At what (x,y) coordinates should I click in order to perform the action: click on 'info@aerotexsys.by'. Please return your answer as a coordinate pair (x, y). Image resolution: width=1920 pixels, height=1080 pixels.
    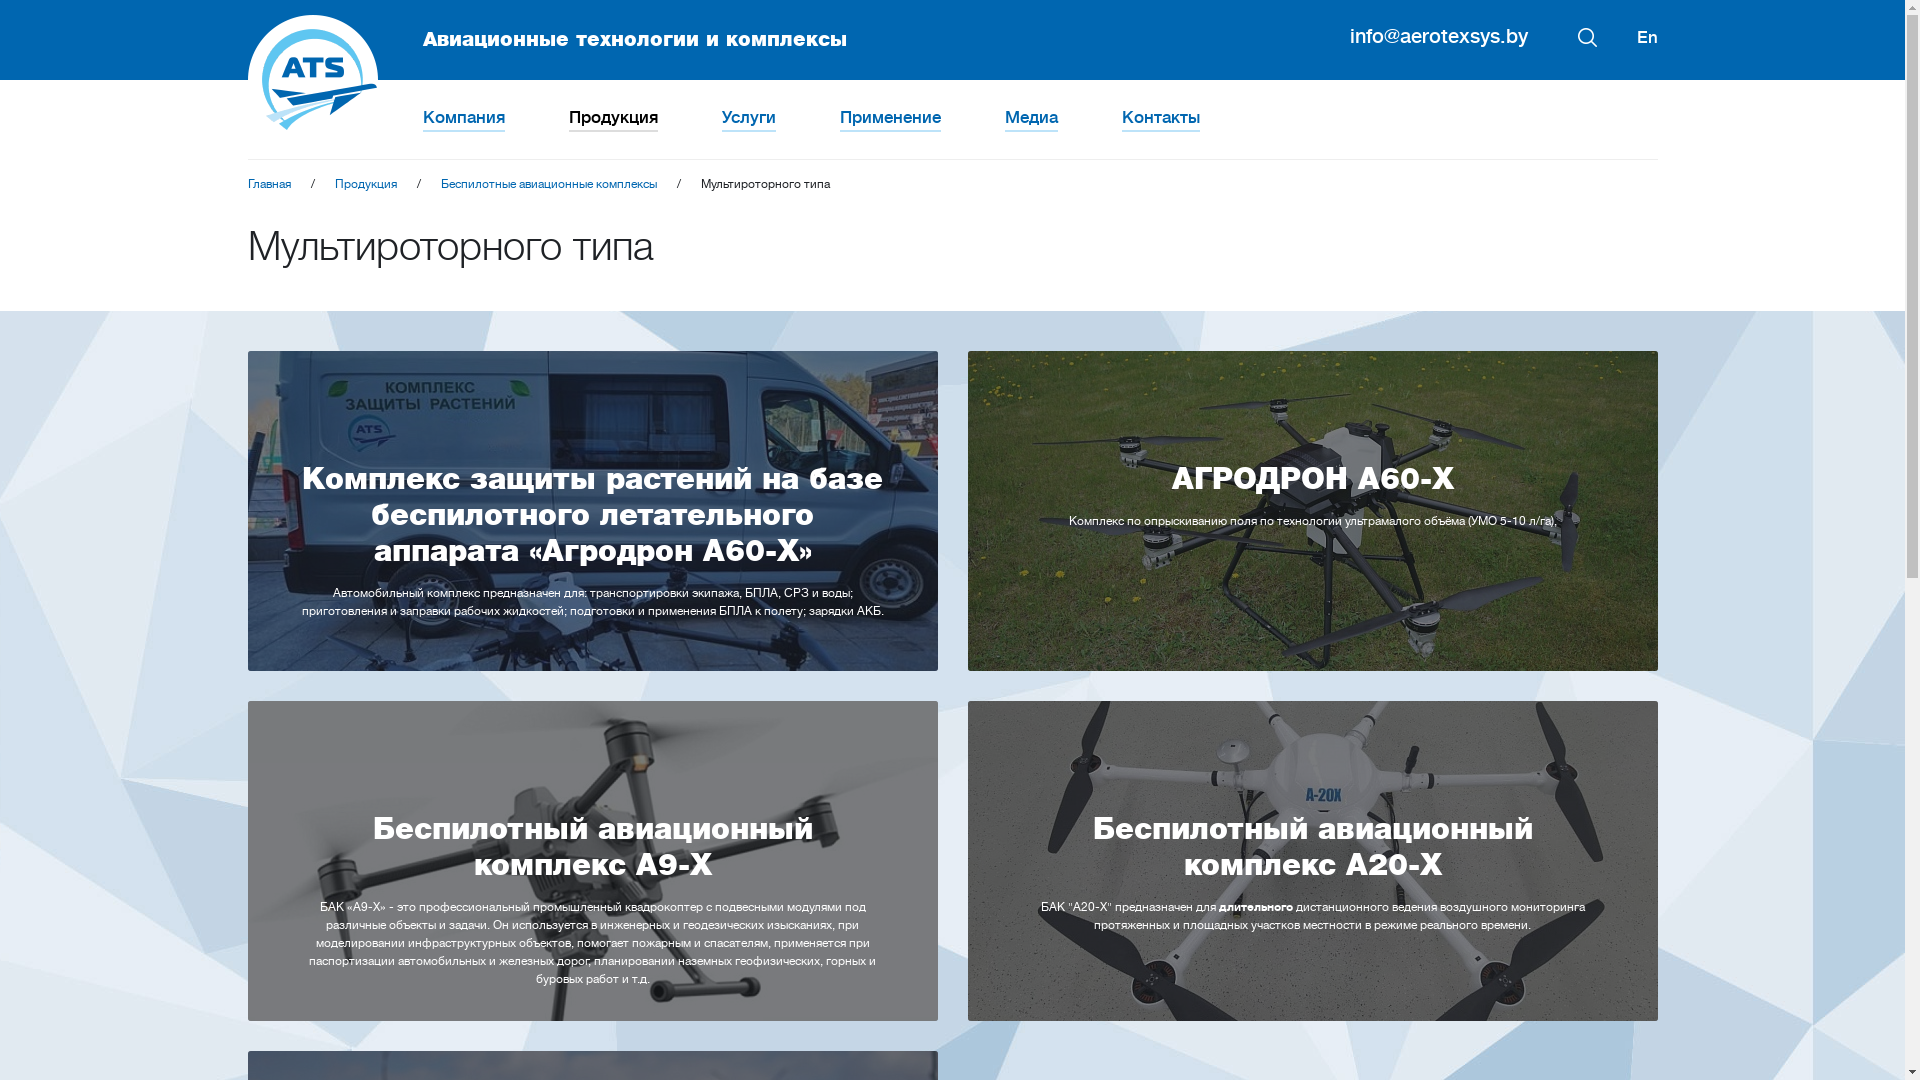
    Looking at the image, I should click on (1438, 36).